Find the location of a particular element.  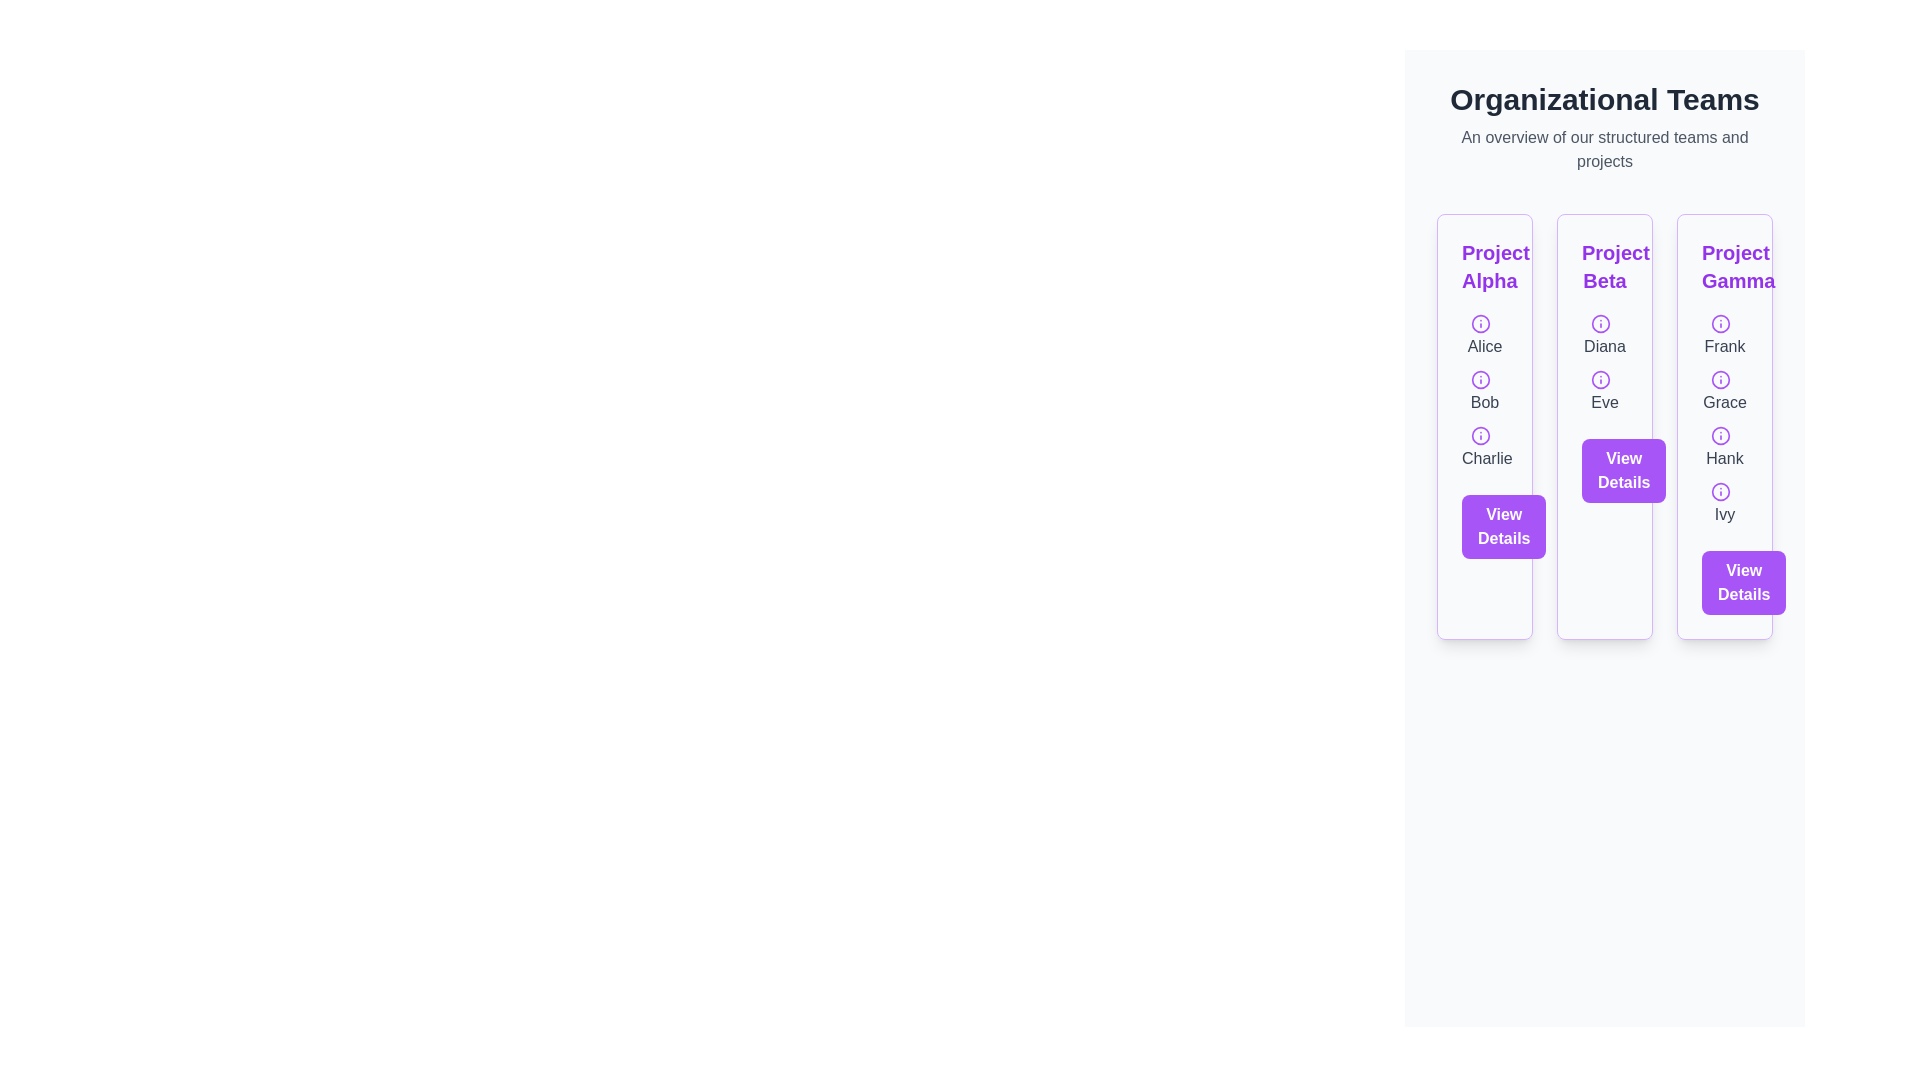

the circular information icon with a purple border located next to the text 'Eve' under the 'Project Beta' column is located at coordinates (1601, 378).